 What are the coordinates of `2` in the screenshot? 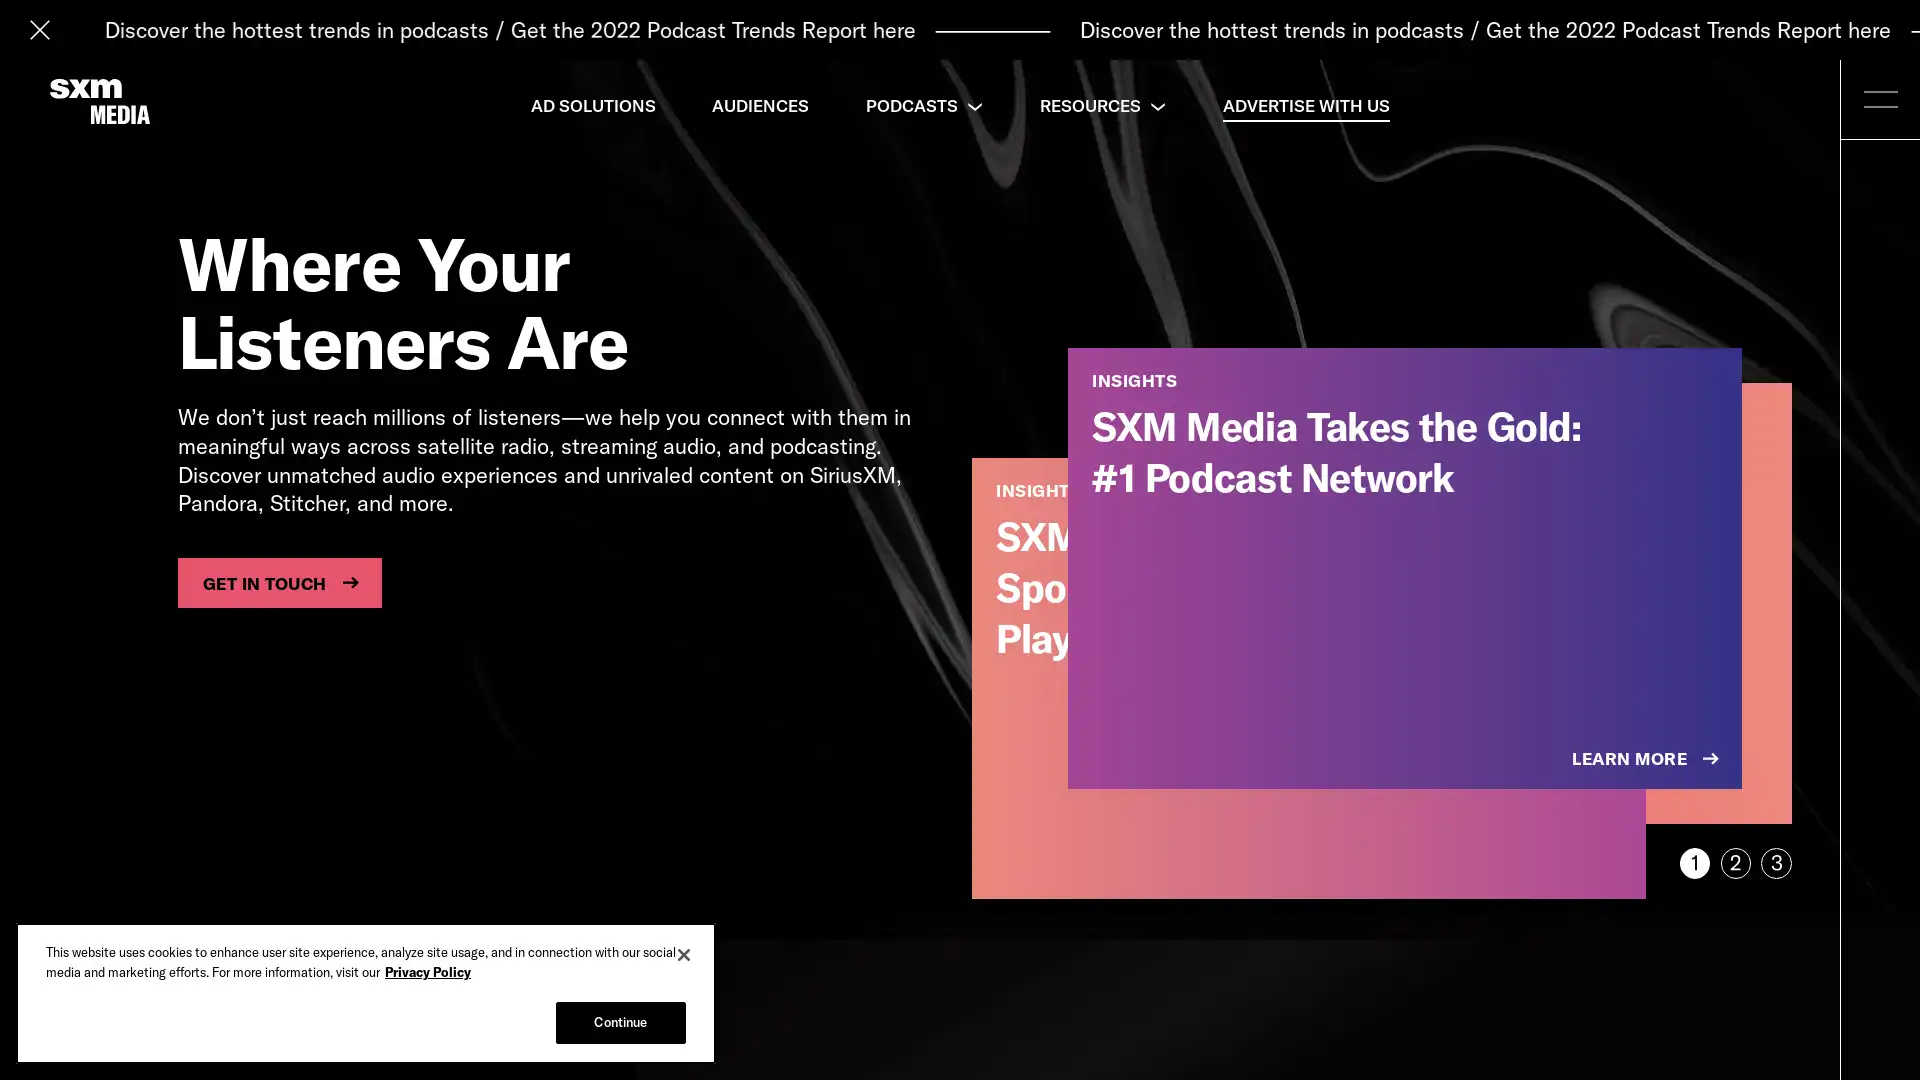 It's located at (1734, 862).